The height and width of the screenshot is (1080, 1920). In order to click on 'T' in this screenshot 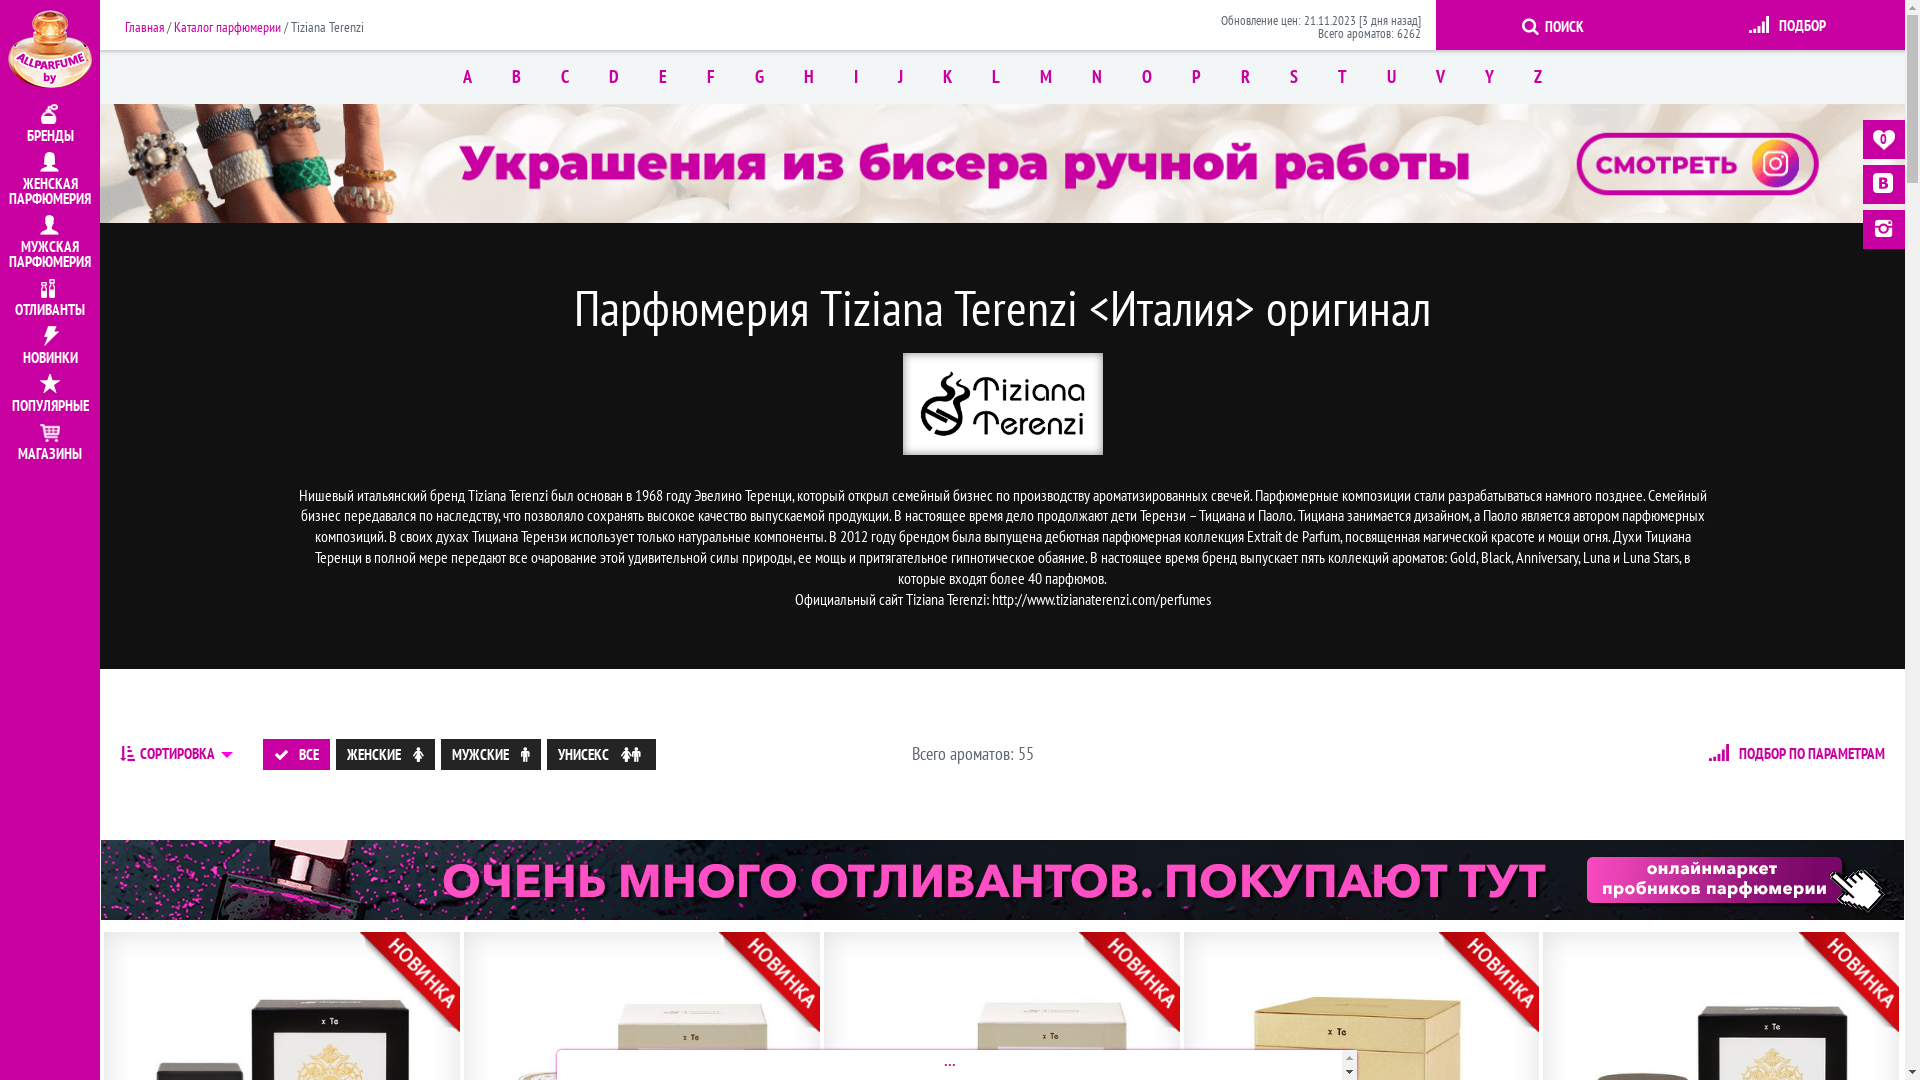, I will do `click(1342, 76)`.